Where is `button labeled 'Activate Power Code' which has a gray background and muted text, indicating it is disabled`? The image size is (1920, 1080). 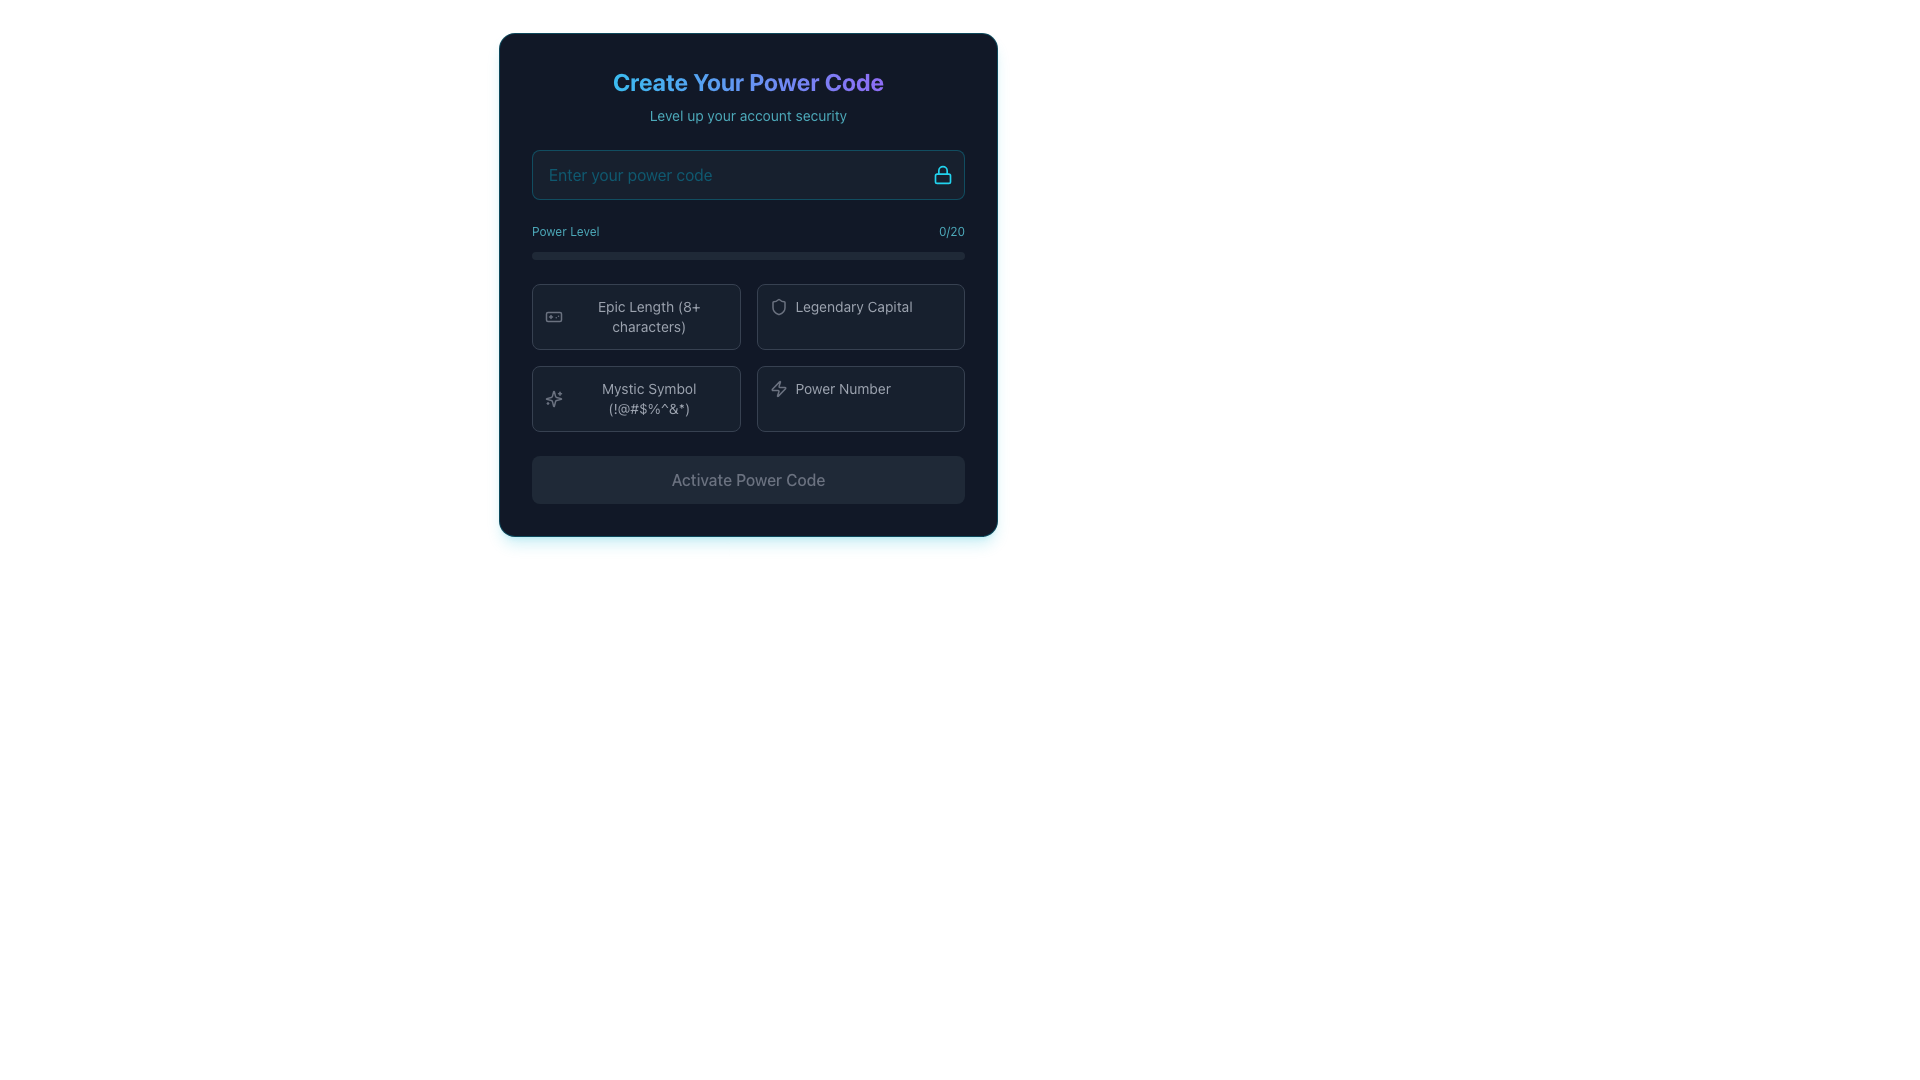 button labeled 'Activate Power Code' which has a gray background and muted text, indicating it is disabled is located at coordinates (747, 479).